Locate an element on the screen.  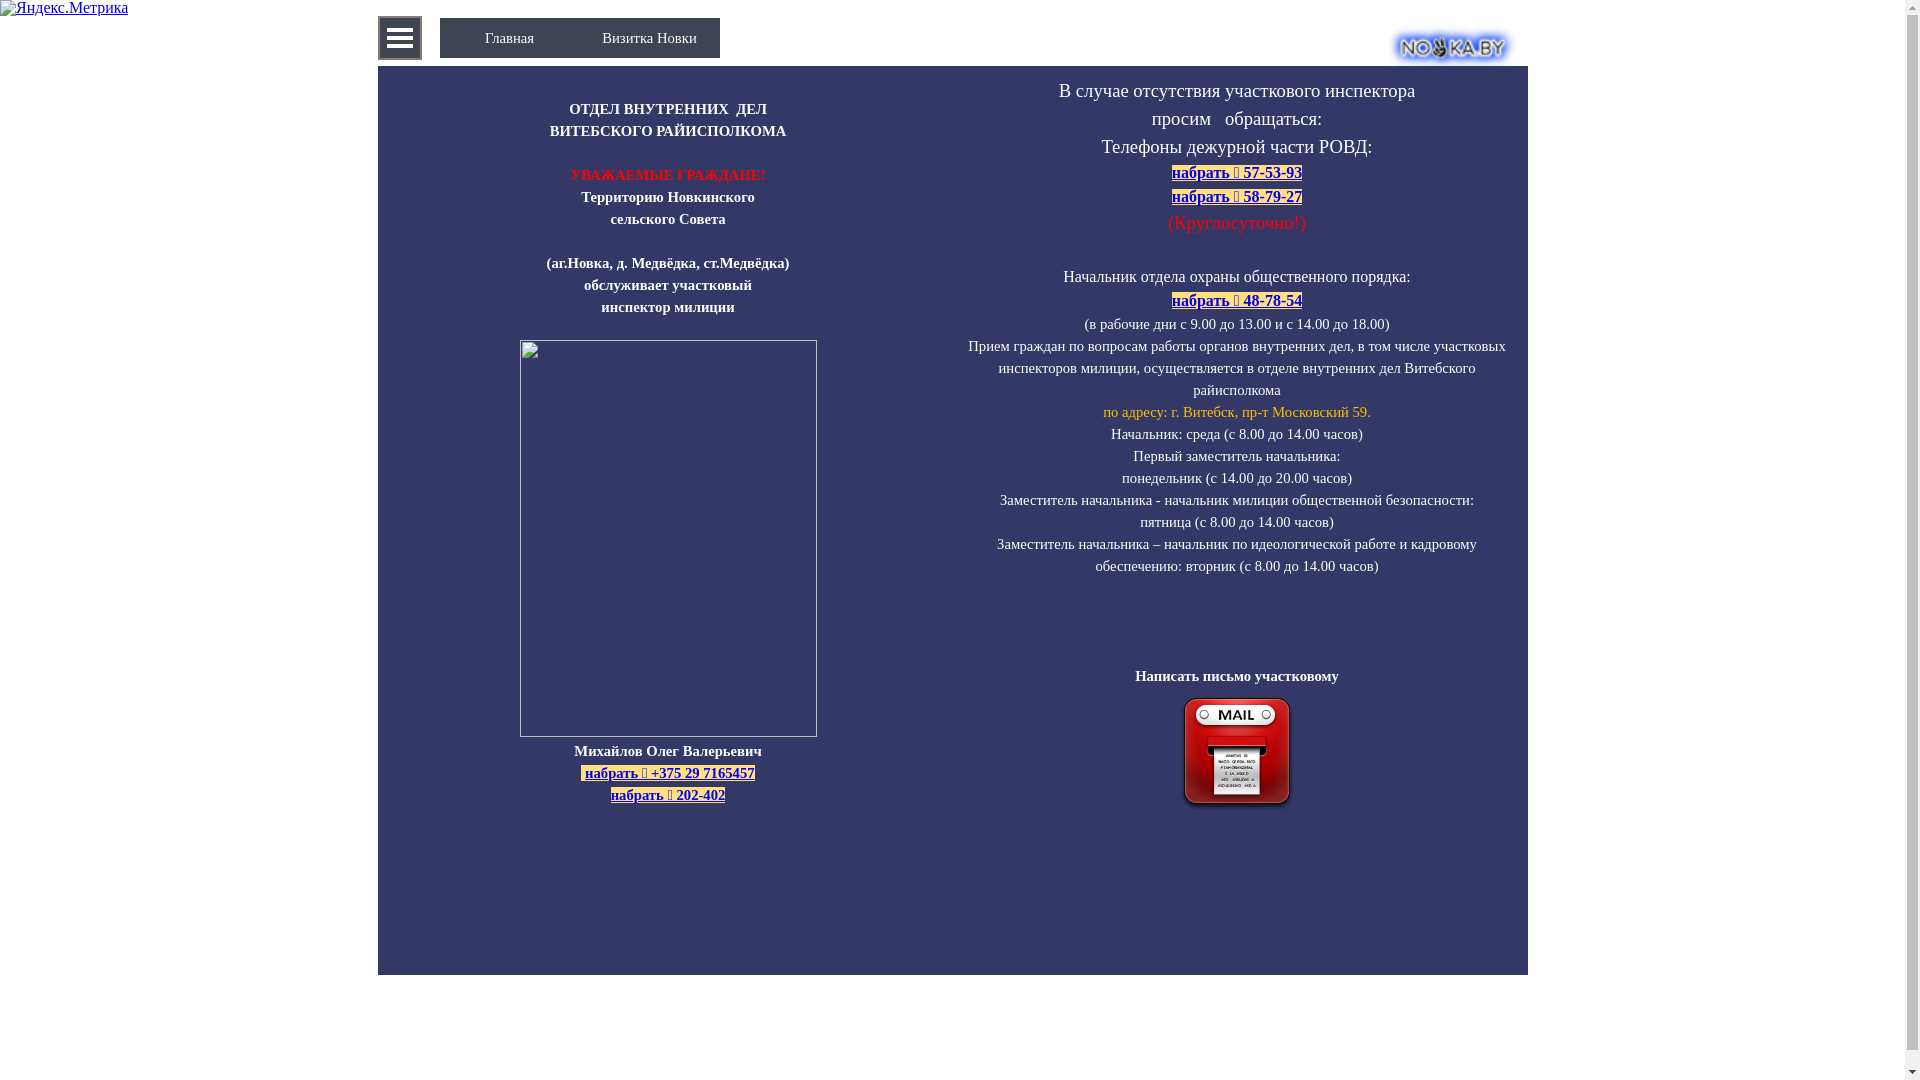
'29 7165457' is located at coordinates (720, 771).